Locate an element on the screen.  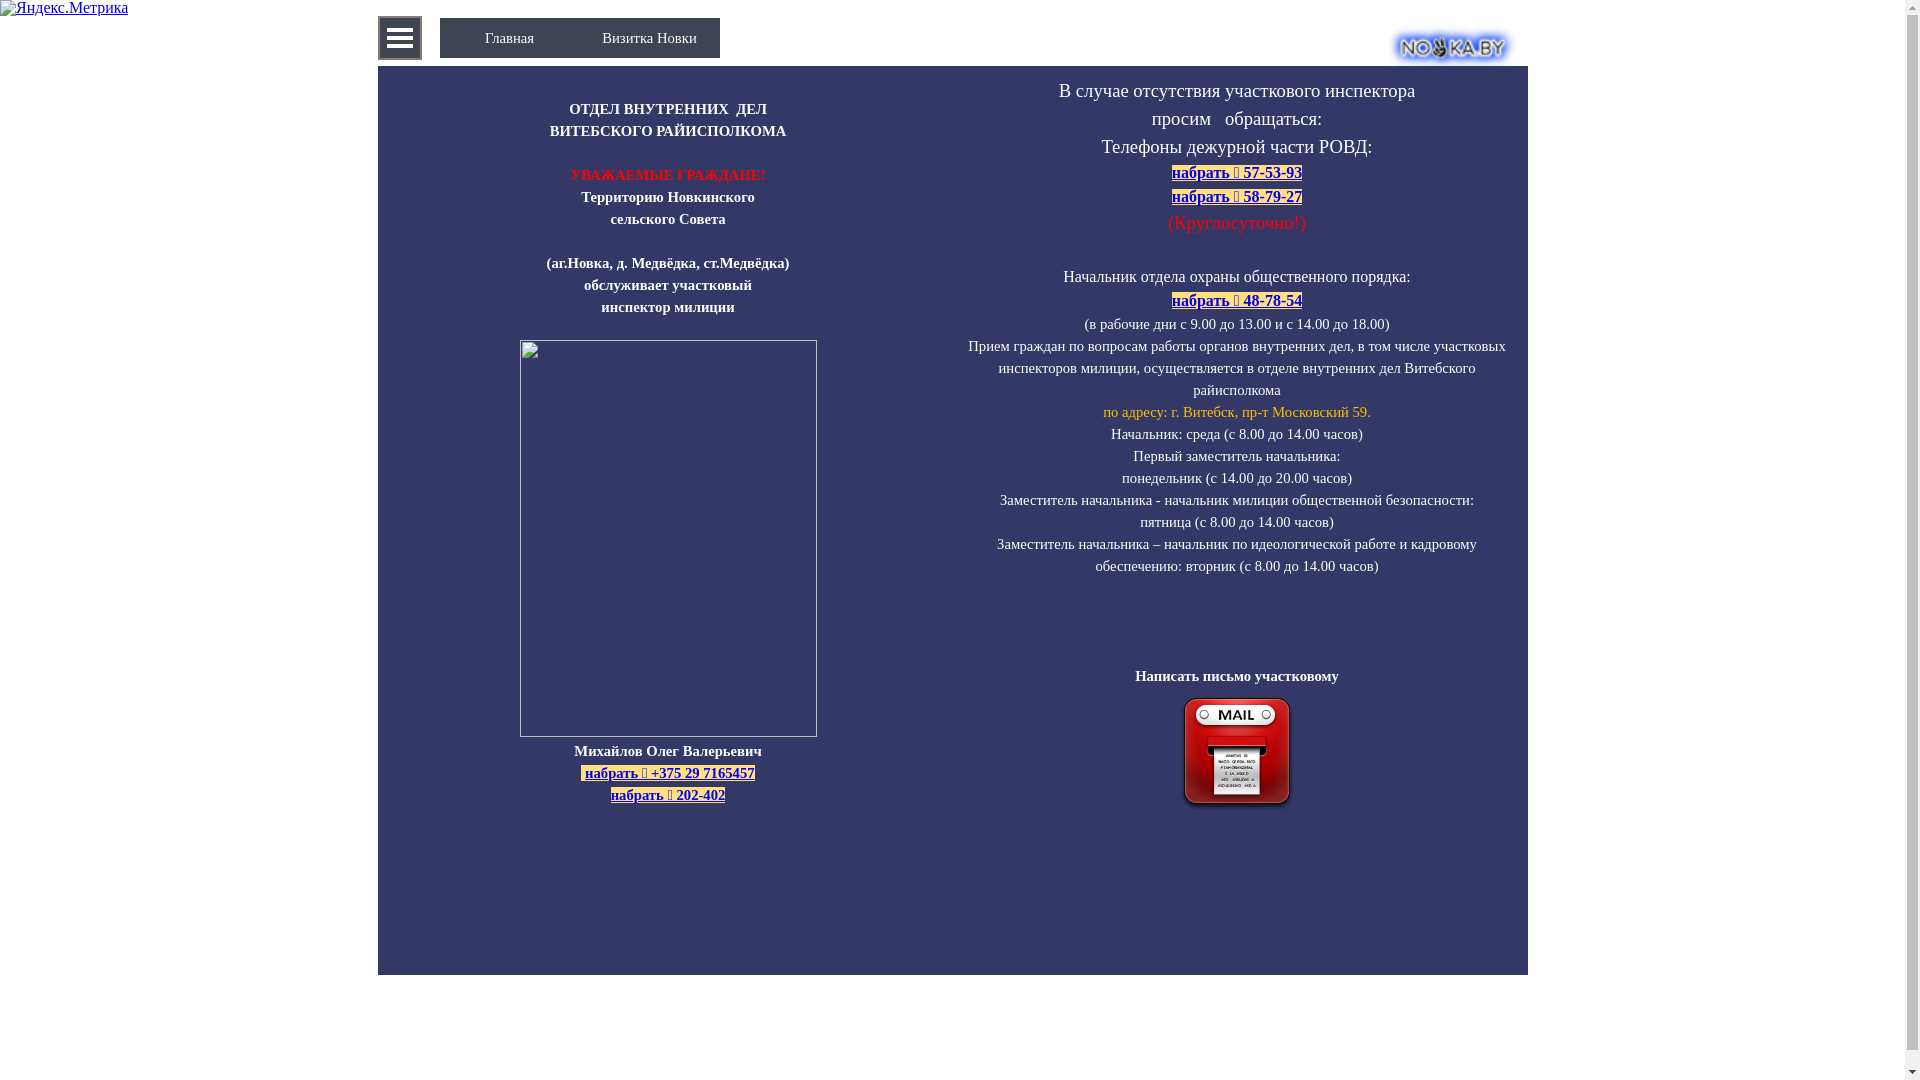
'29 7165457' is located at coordinates (720, 771).